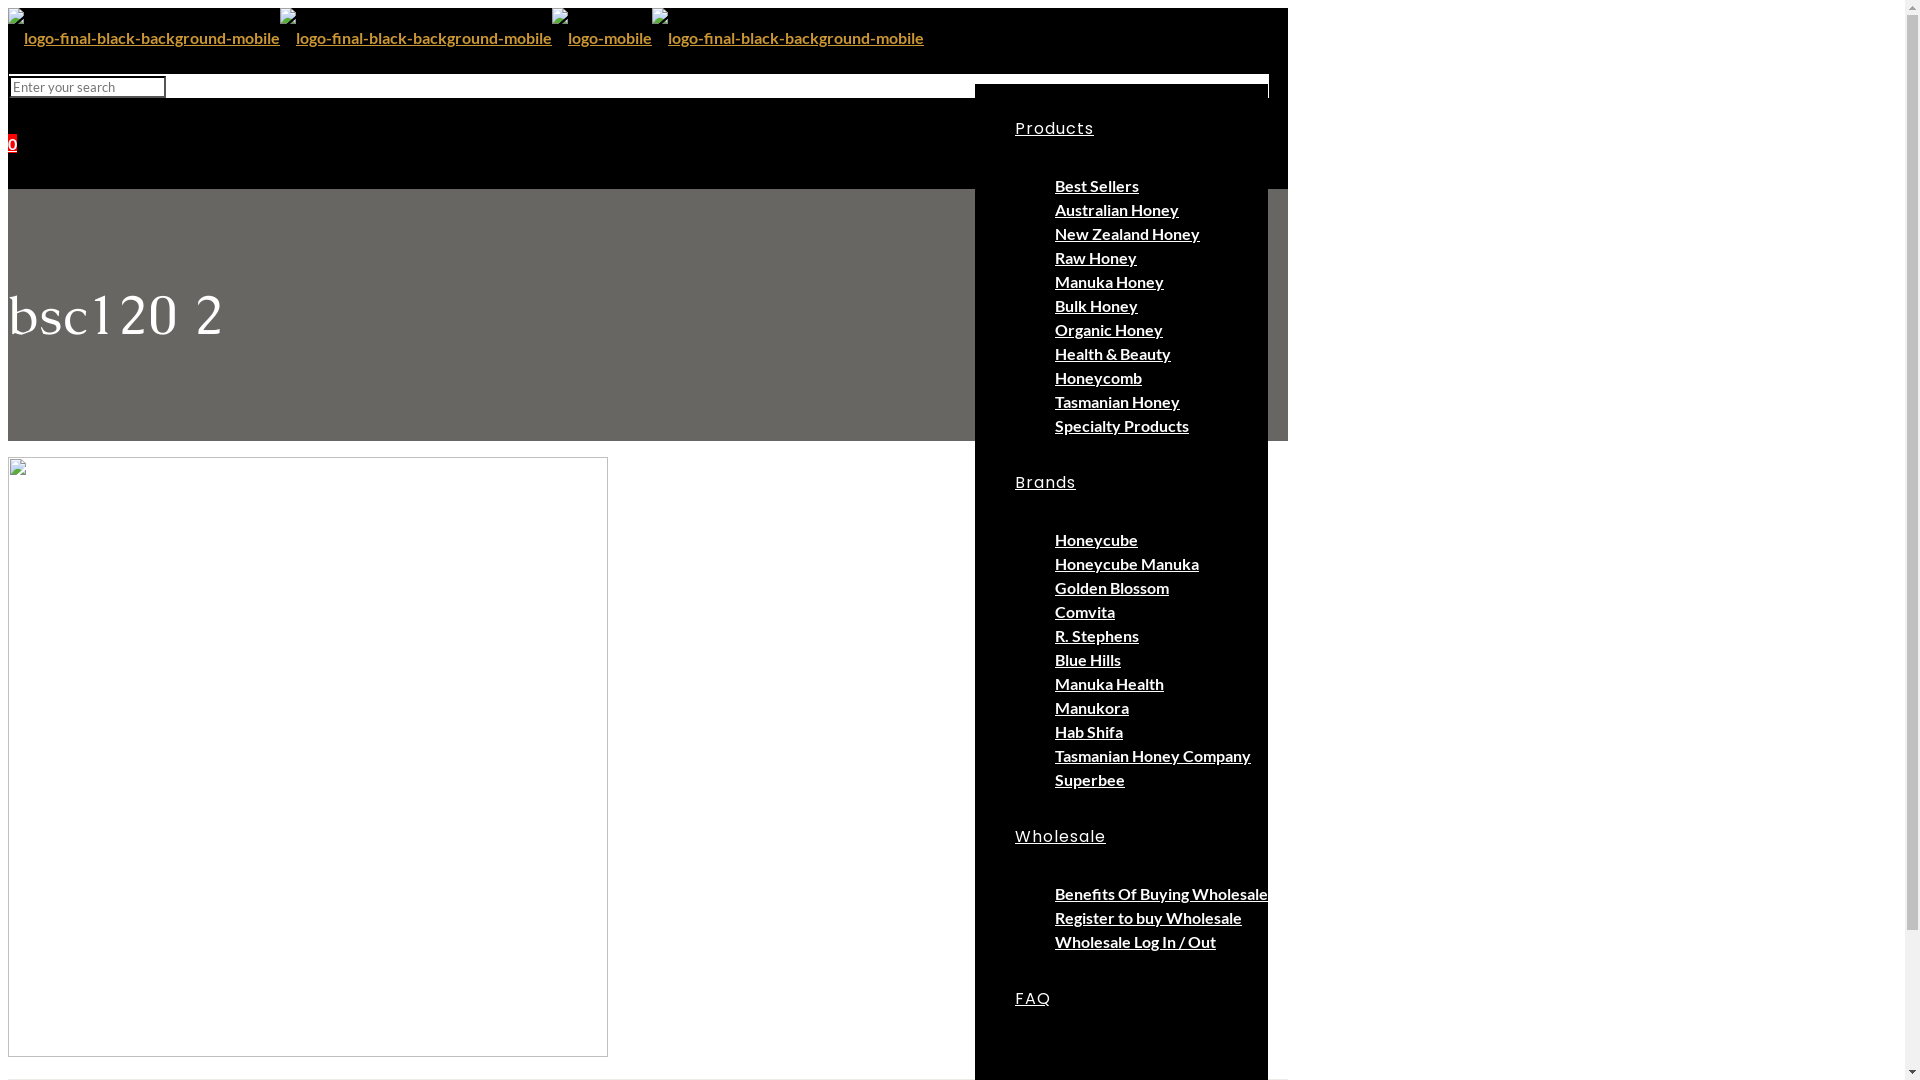 The height and width of the screenshot is (1080, 1920). Describe the element at coordinates (1096, 635) in the screenshot. I see `'R. Stephens'` at that location.